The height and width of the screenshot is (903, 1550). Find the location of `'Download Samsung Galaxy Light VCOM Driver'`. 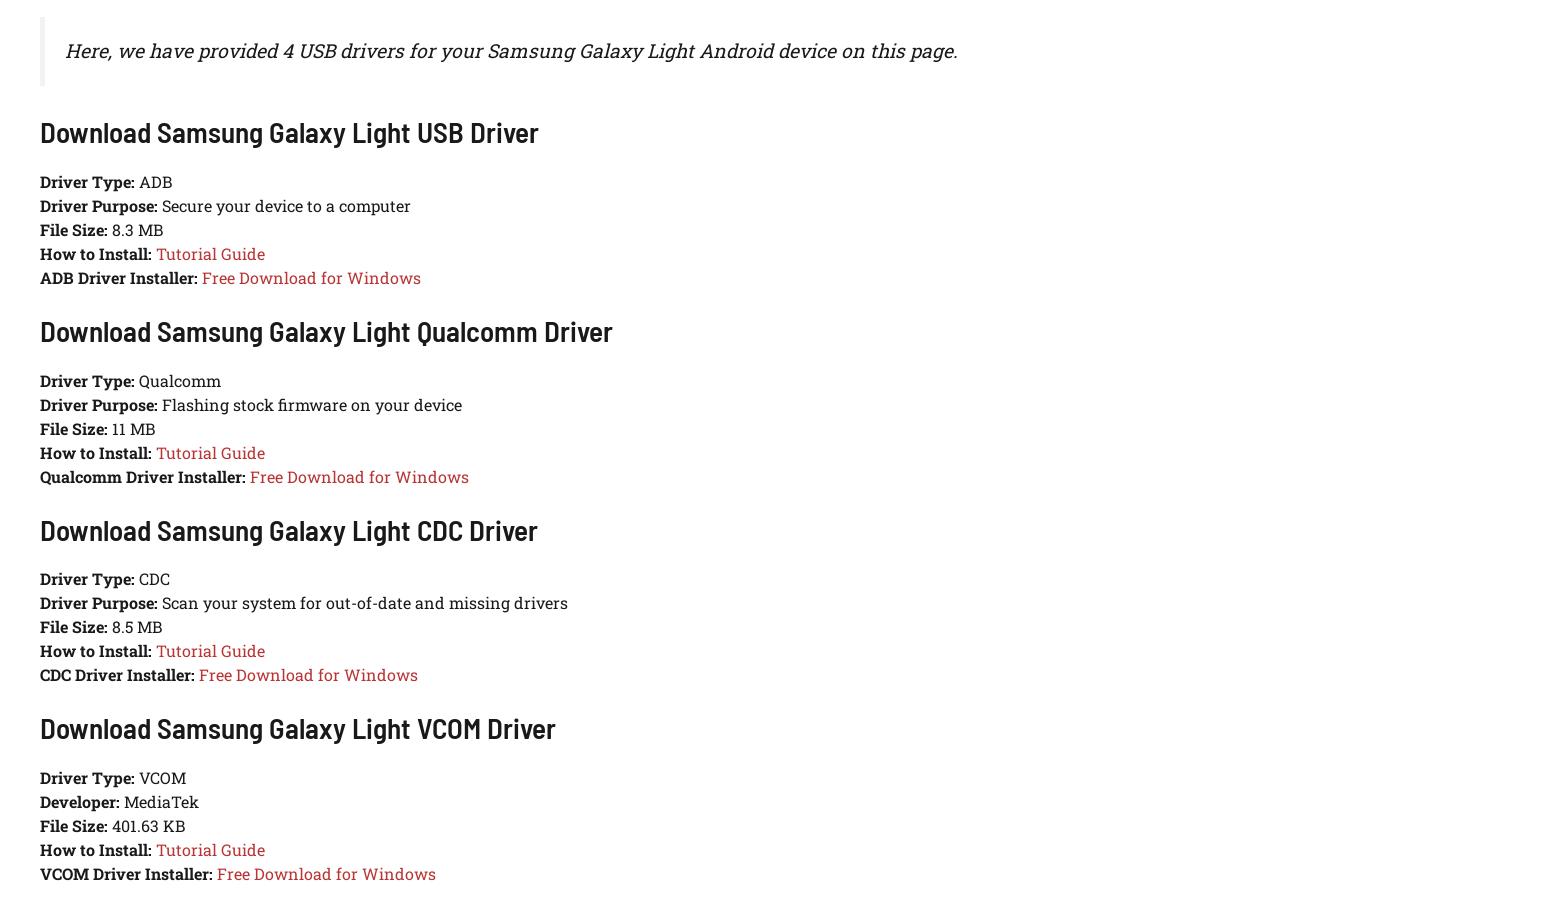

'Download Samsung Galaxy Light VCOM Driver' is located at coordinates (298, 727).